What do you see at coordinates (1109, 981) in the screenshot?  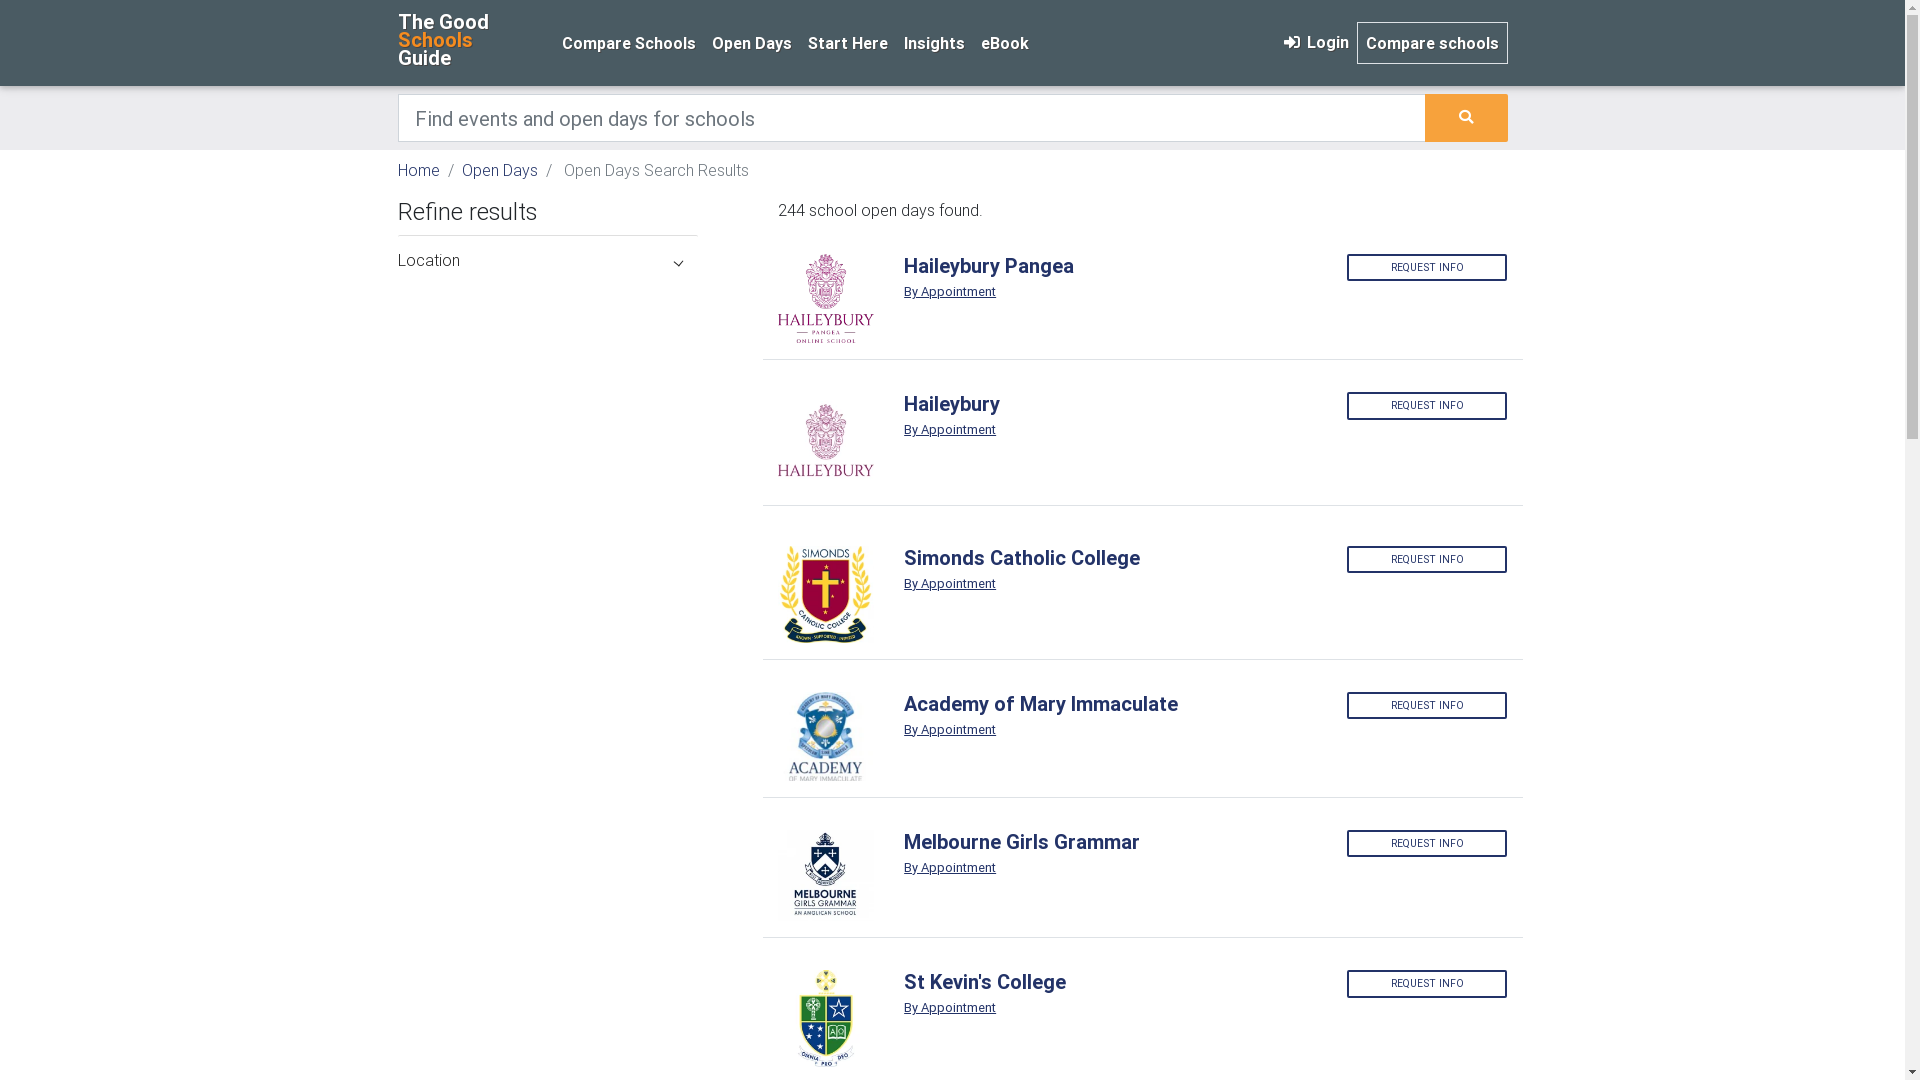 I see `'St Kevin's College'` at bounding box center [1109, 981].